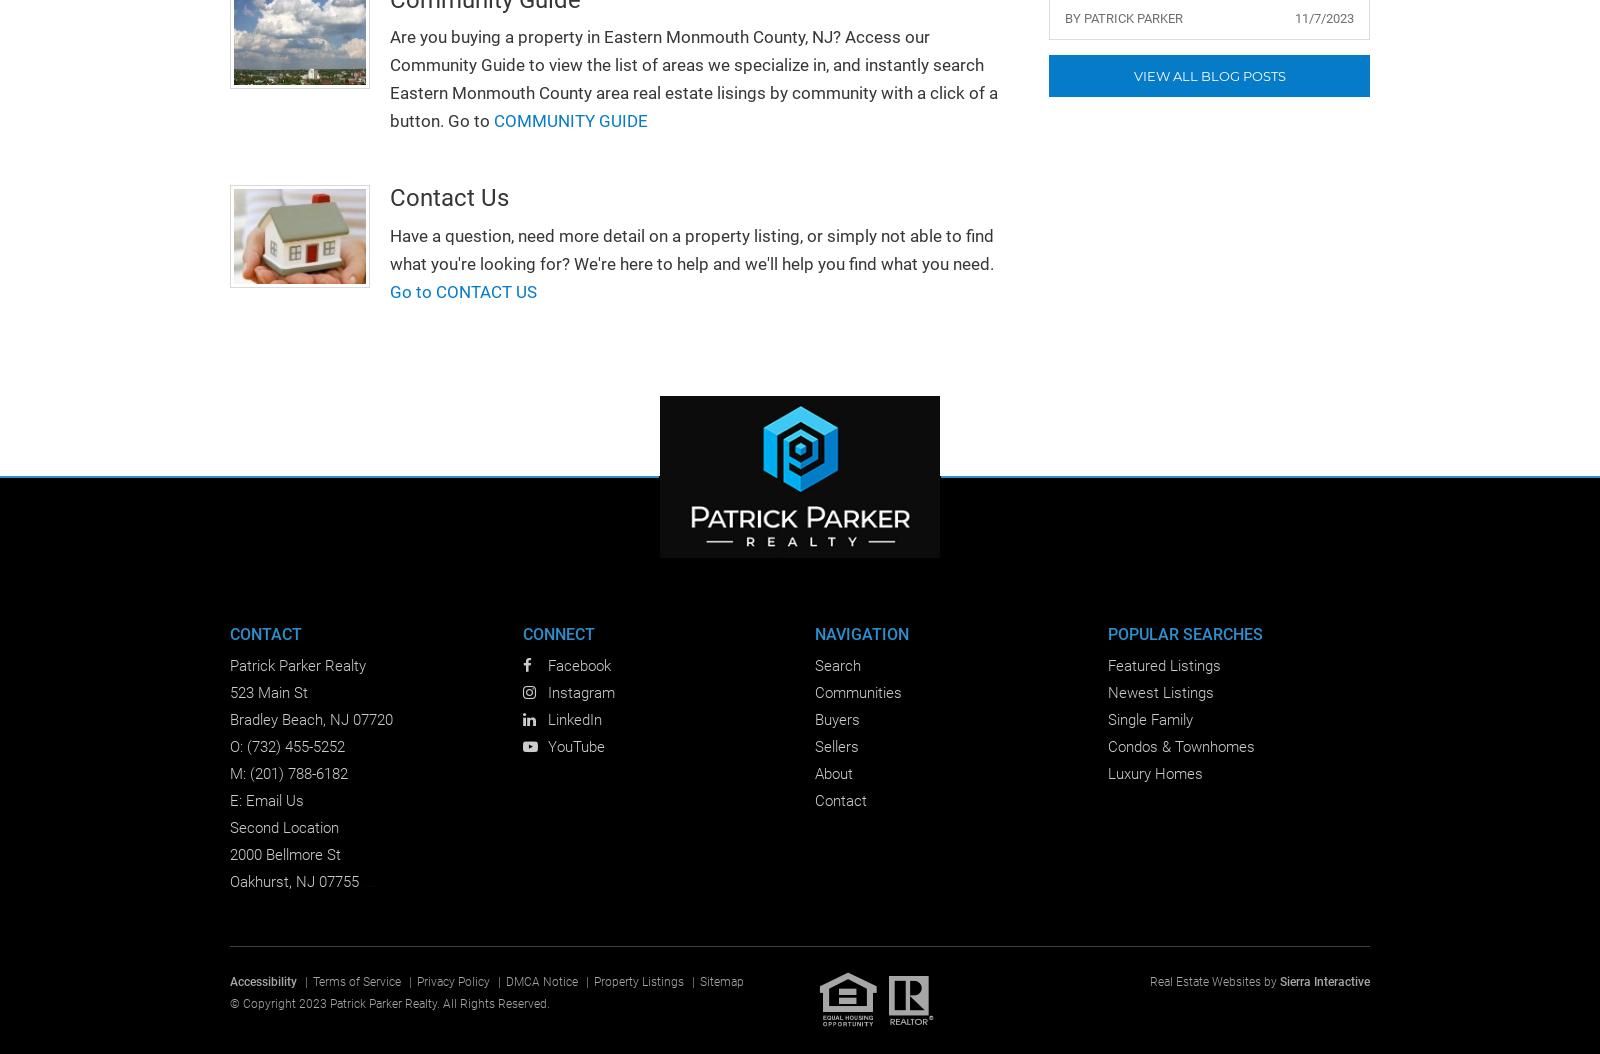 This screenshot has width=1600, height=1054. Describe the element at coordinates (311, 718) in the screenshot. I see `'Bradley Beach, NJ 07720'` at that location.